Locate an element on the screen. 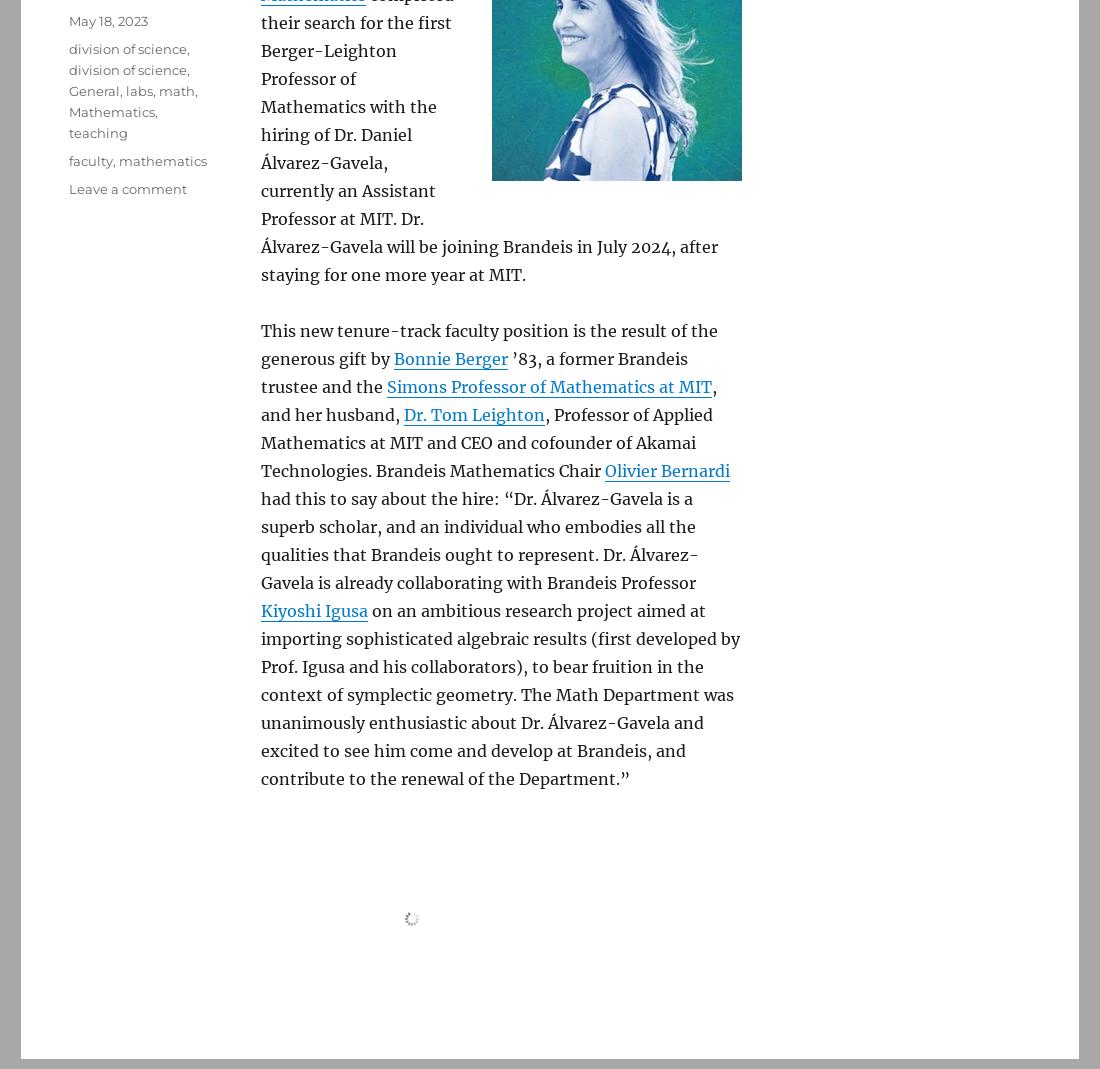 The image size is (1100, 1069). 'math' is located at coordinates (175, 89).